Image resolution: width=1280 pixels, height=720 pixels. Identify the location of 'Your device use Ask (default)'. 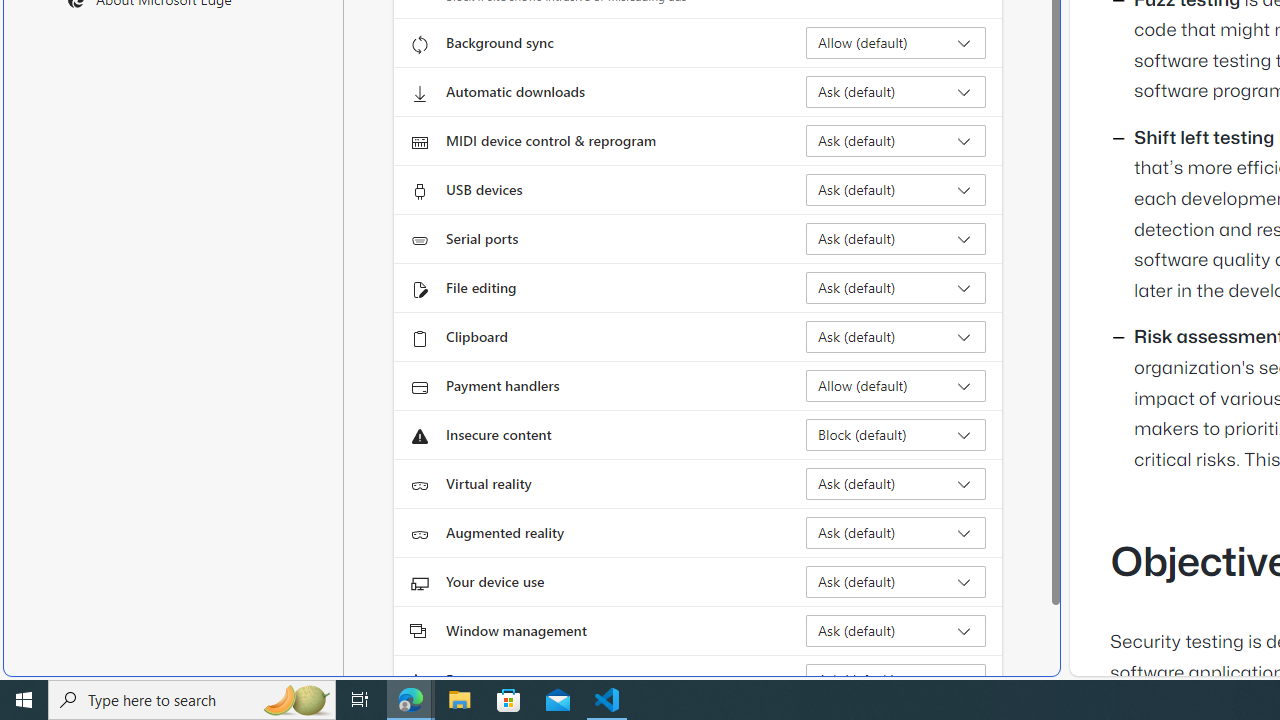
(895, 582).